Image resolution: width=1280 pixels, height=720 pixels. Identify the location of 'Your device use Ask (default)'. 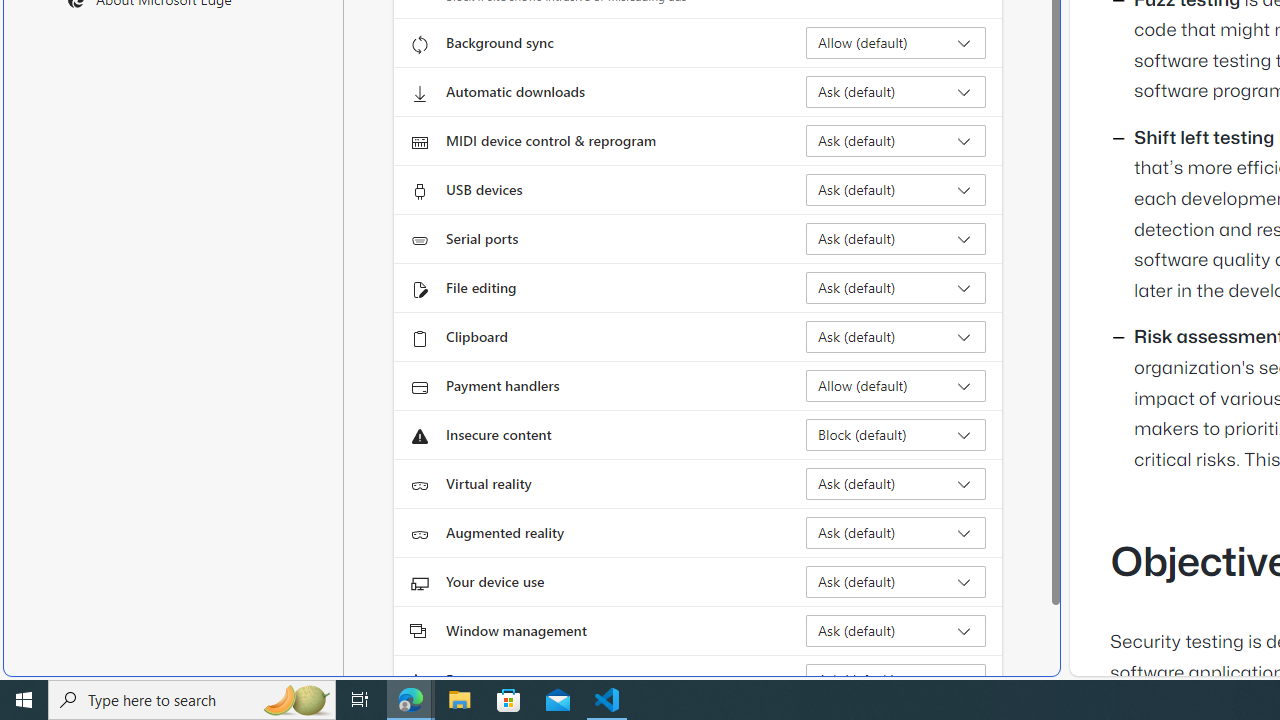
(895, 582).